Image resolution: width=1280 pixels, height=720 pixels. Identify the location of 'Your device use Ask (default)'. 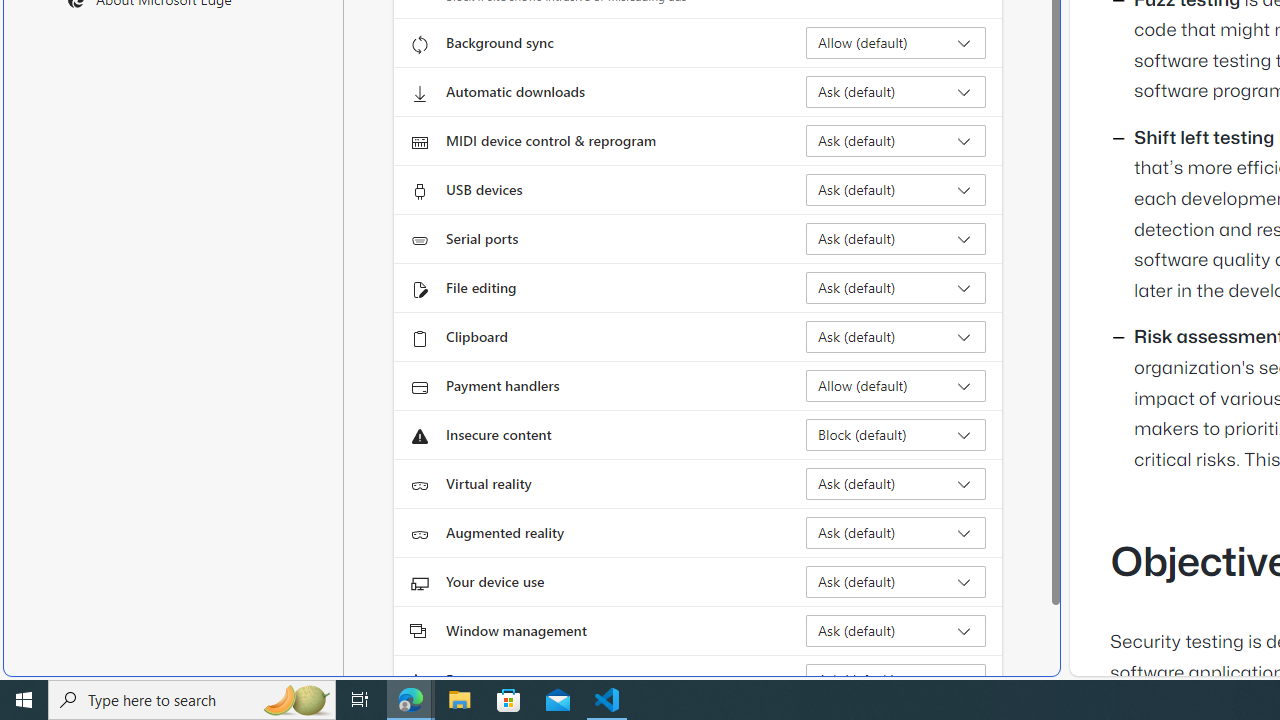
(895, 582).